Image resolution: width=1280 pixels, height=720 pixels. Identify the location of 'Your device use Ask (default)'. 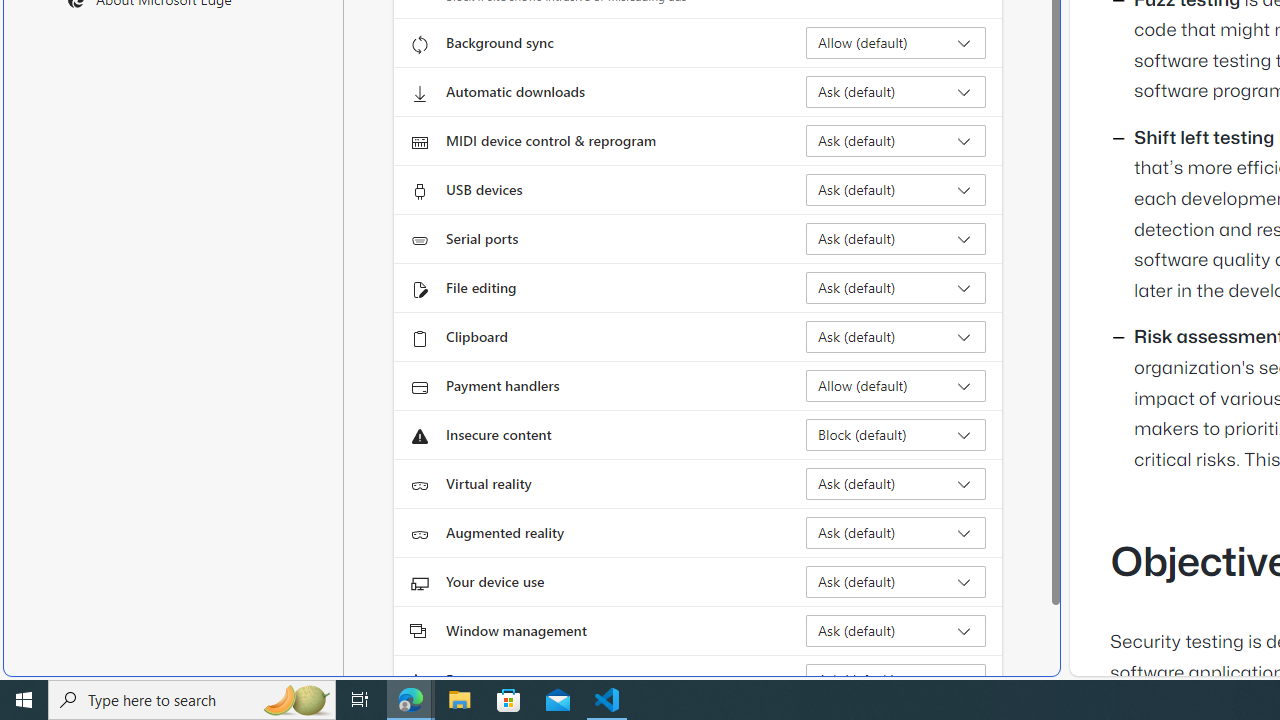
(895, 582).